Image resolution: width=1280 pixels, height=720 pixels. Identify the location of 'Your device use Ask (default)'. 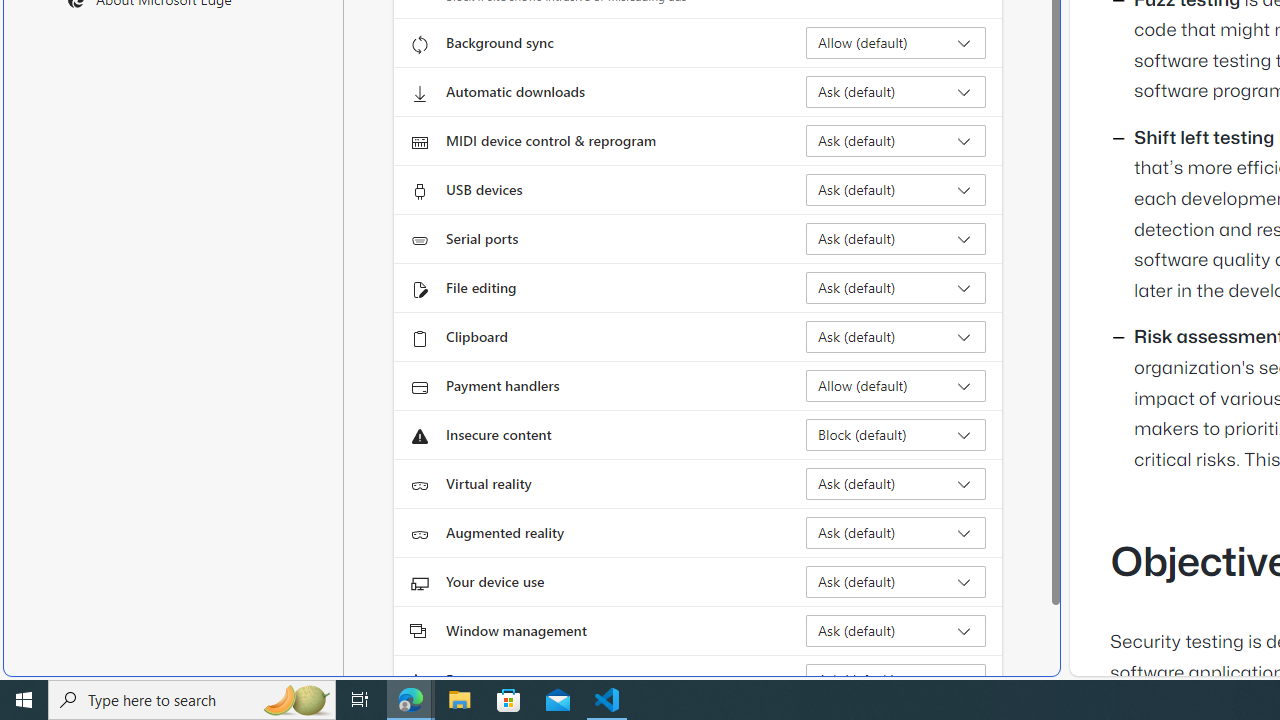
(895, 582).